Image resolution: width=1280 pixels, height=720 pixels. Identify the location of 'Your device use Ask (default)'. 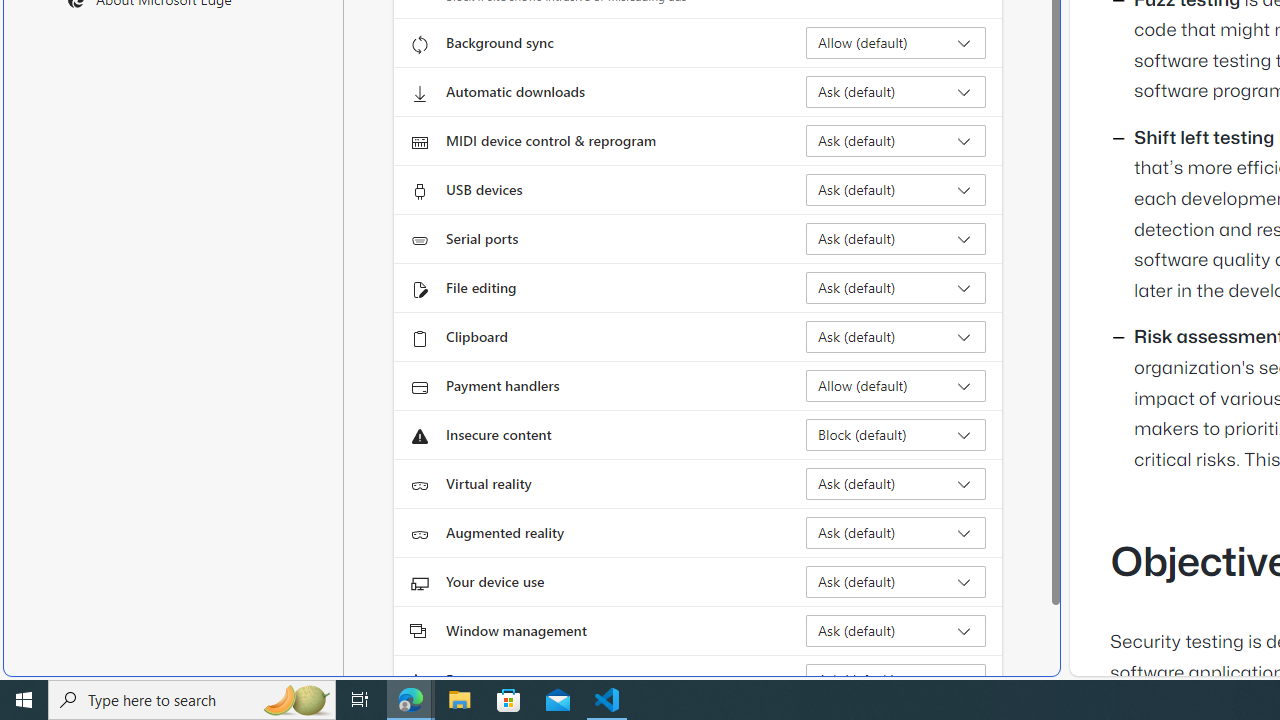
(895, 582).